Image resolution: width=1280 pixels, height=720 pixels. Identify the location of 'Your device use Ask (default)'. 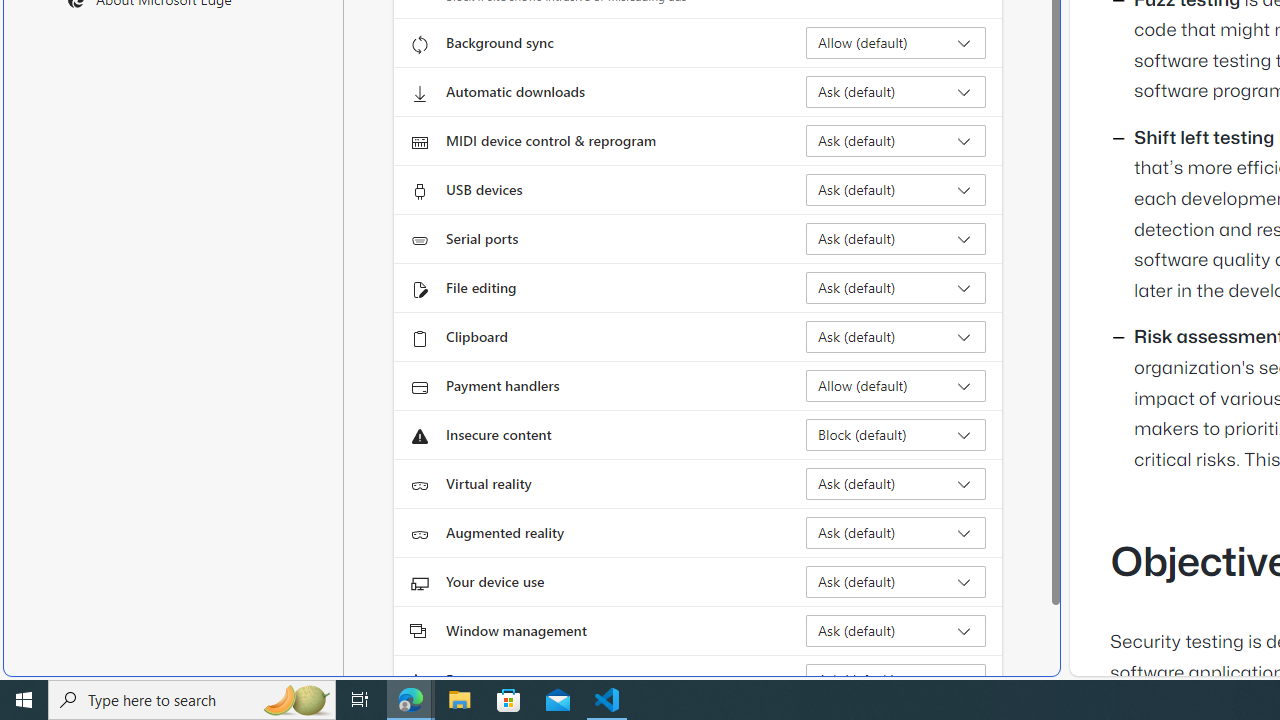
(895, 582).